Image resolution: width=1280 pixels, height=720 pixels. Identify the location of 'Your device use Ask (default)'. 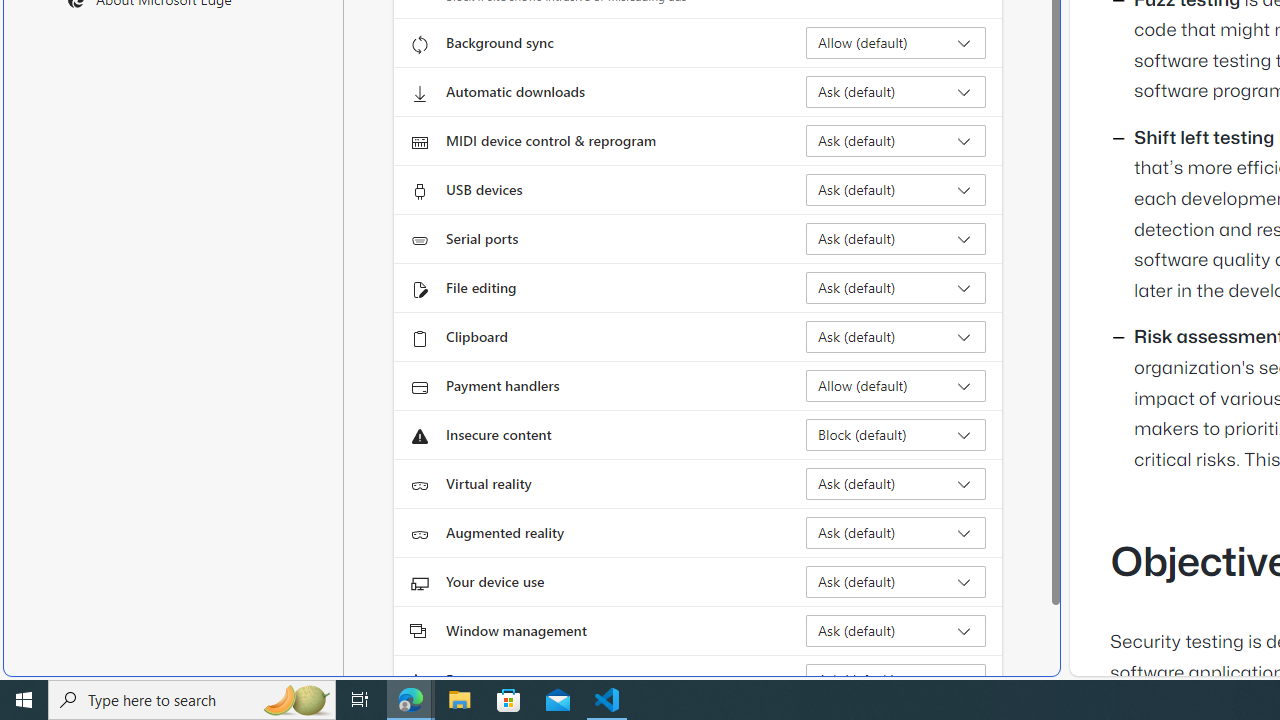
(895, 582).